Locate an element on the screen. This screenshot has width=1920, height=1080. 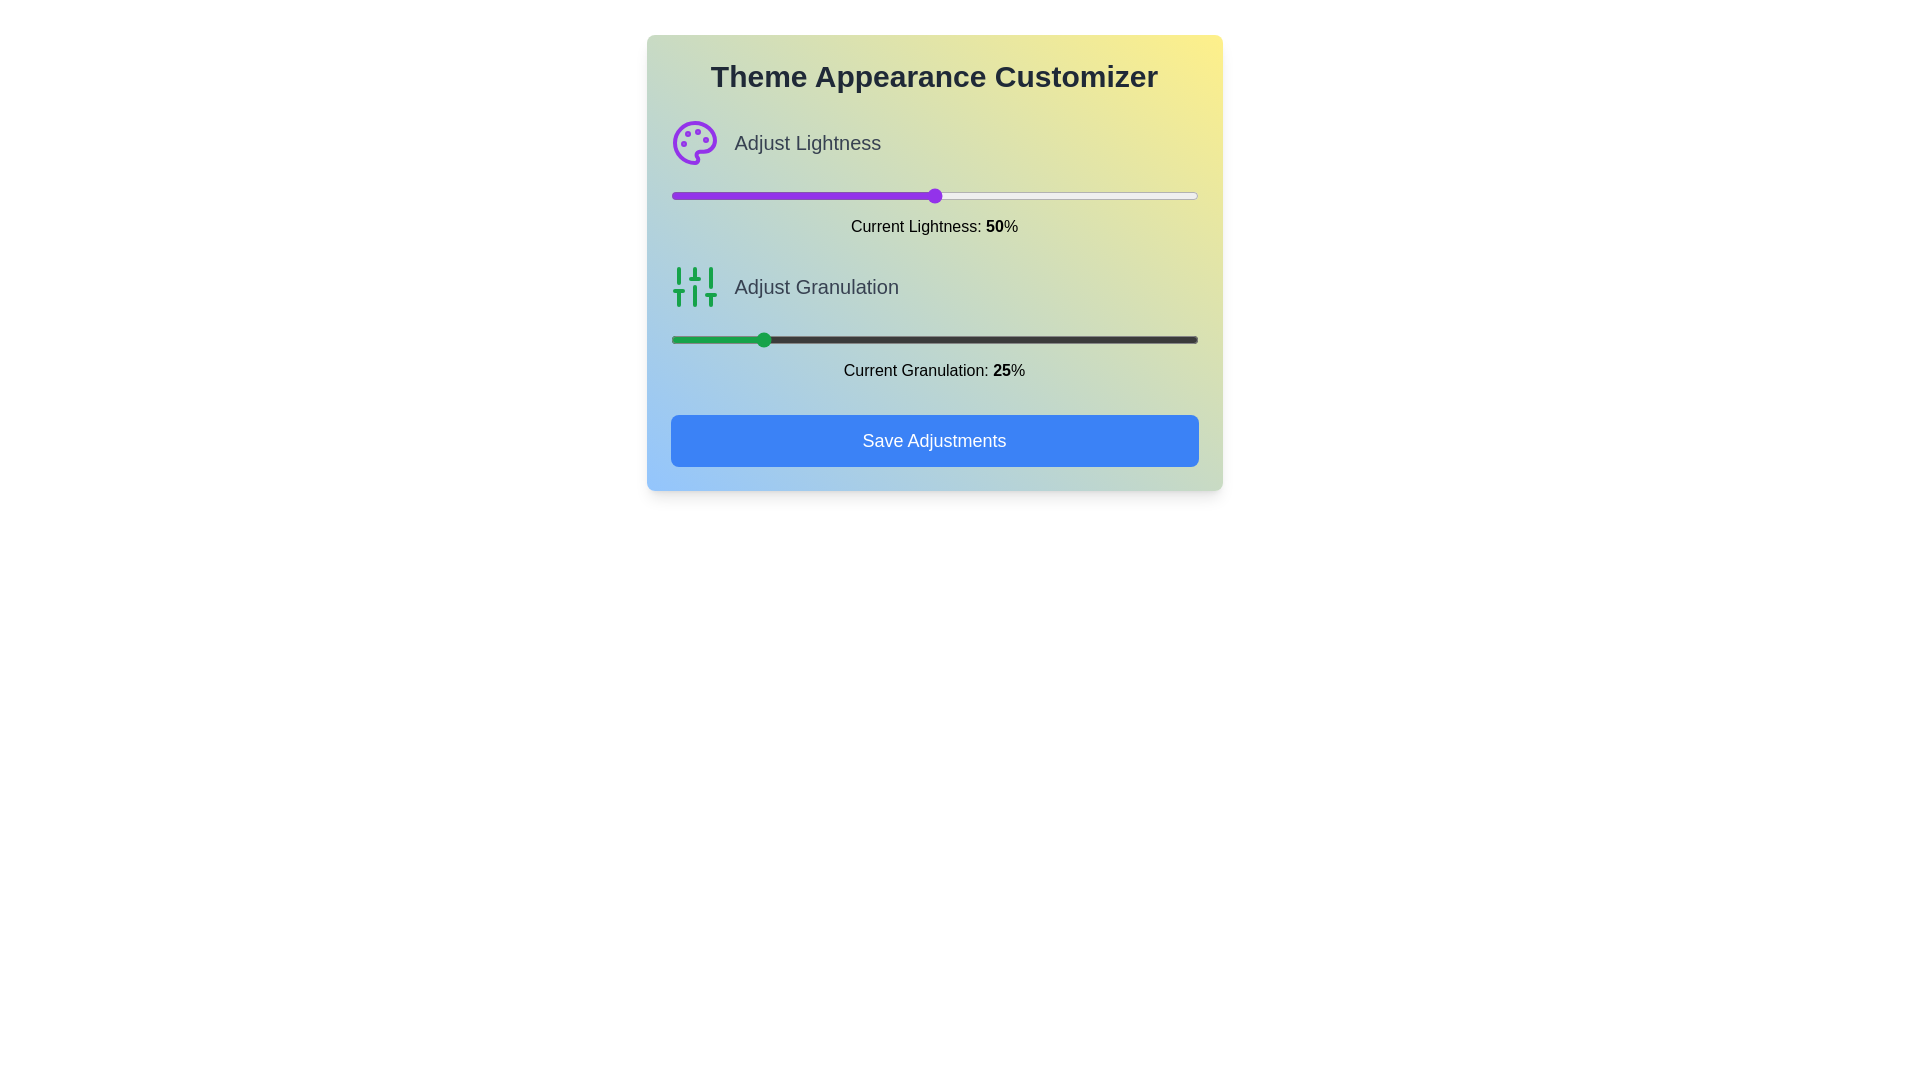
the lightness slider to 90% is located at coordinates (1145, 196).